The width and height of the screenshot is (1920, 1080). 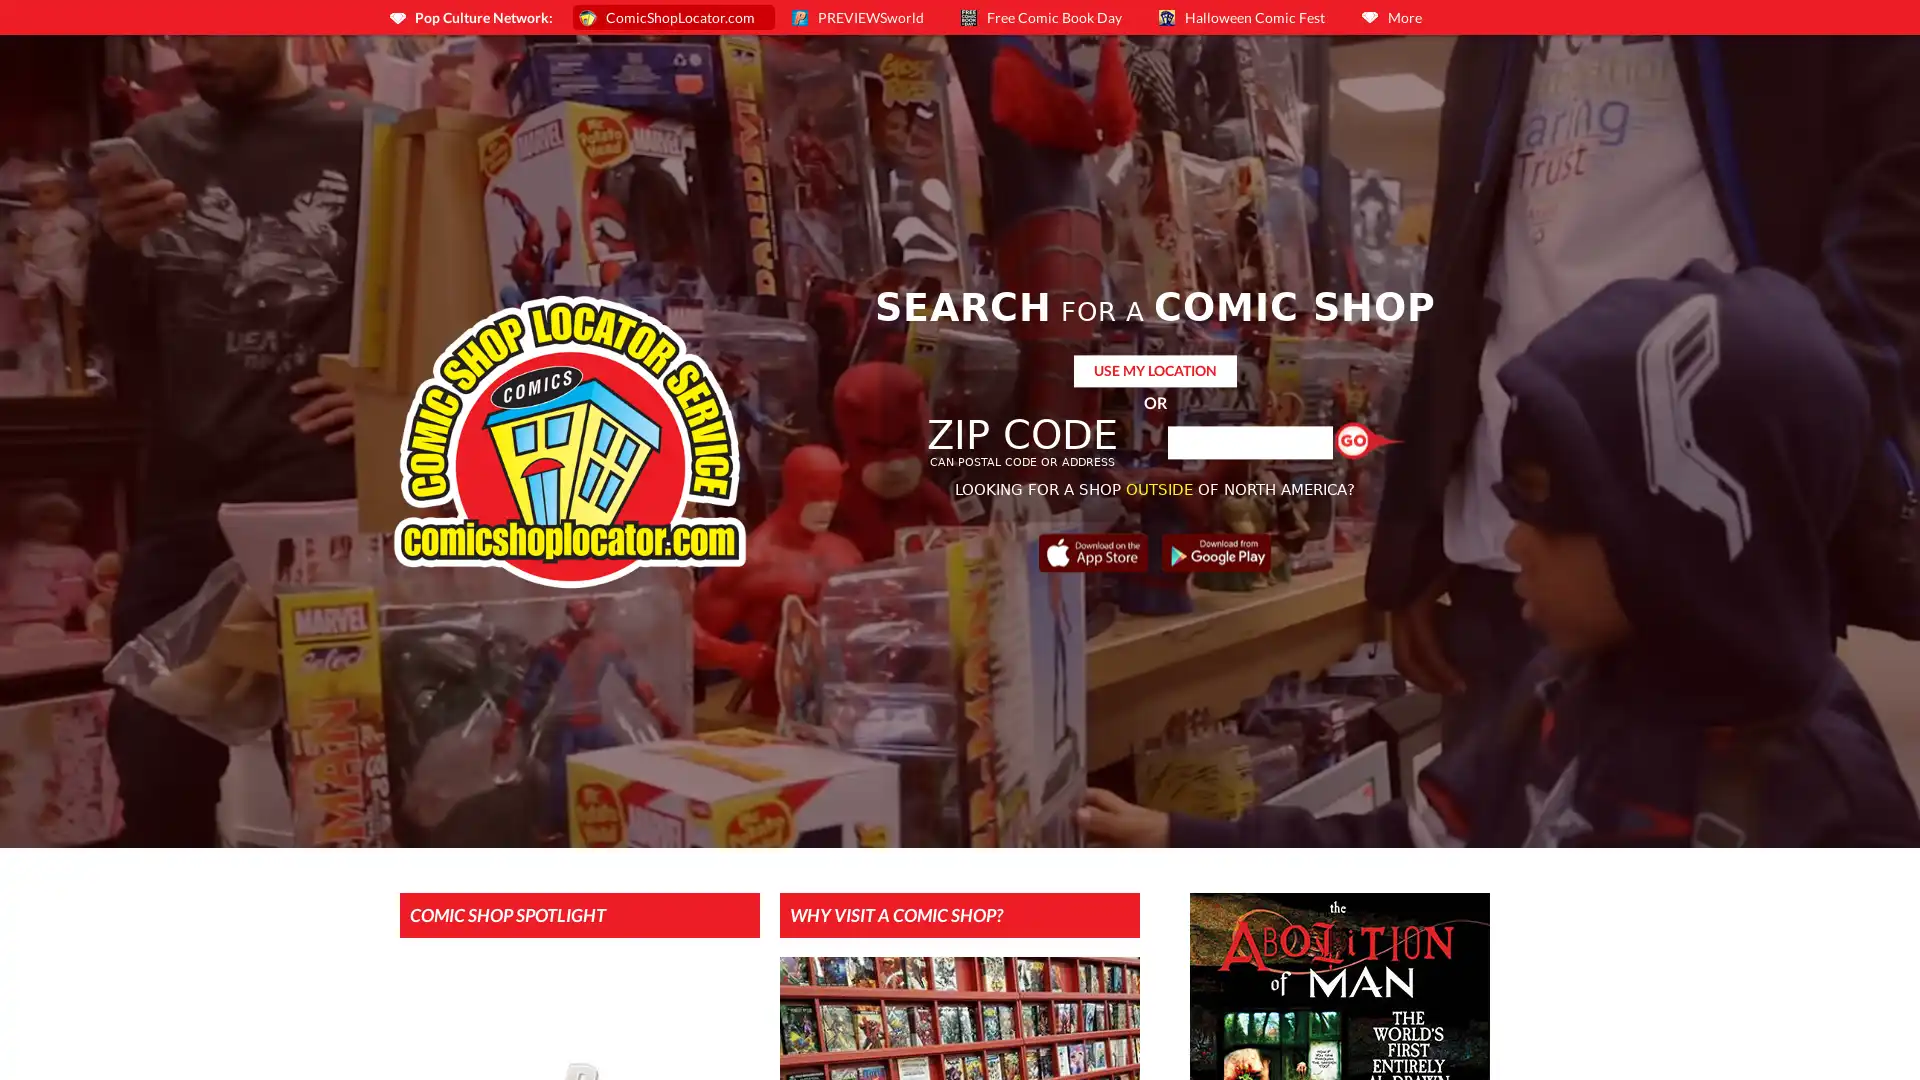 I want to click on USE MY LOCATION, so click(x=1154, y=370).